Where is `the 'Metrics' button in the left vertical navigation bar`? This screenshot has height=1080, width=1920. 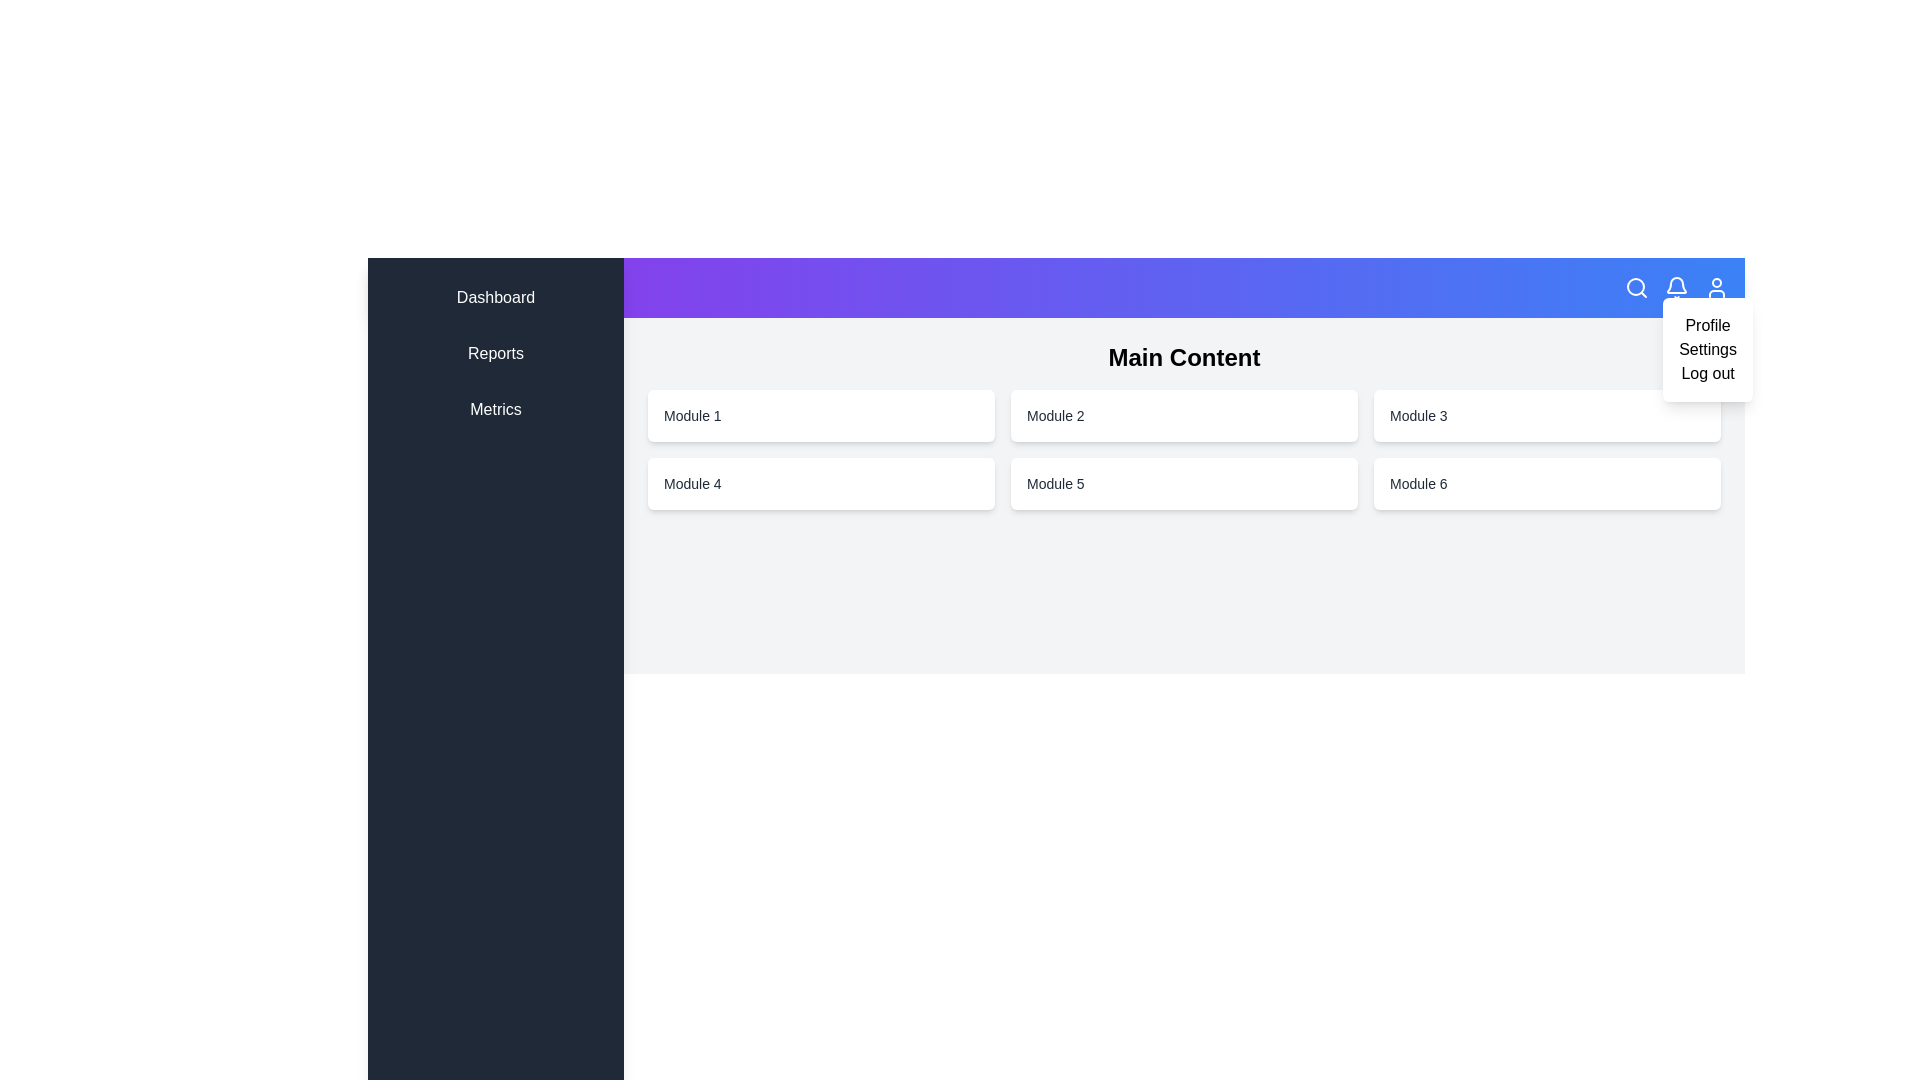 the 'Metrics' button in the left vertical navigation bar is located at coordinates (495, 408).